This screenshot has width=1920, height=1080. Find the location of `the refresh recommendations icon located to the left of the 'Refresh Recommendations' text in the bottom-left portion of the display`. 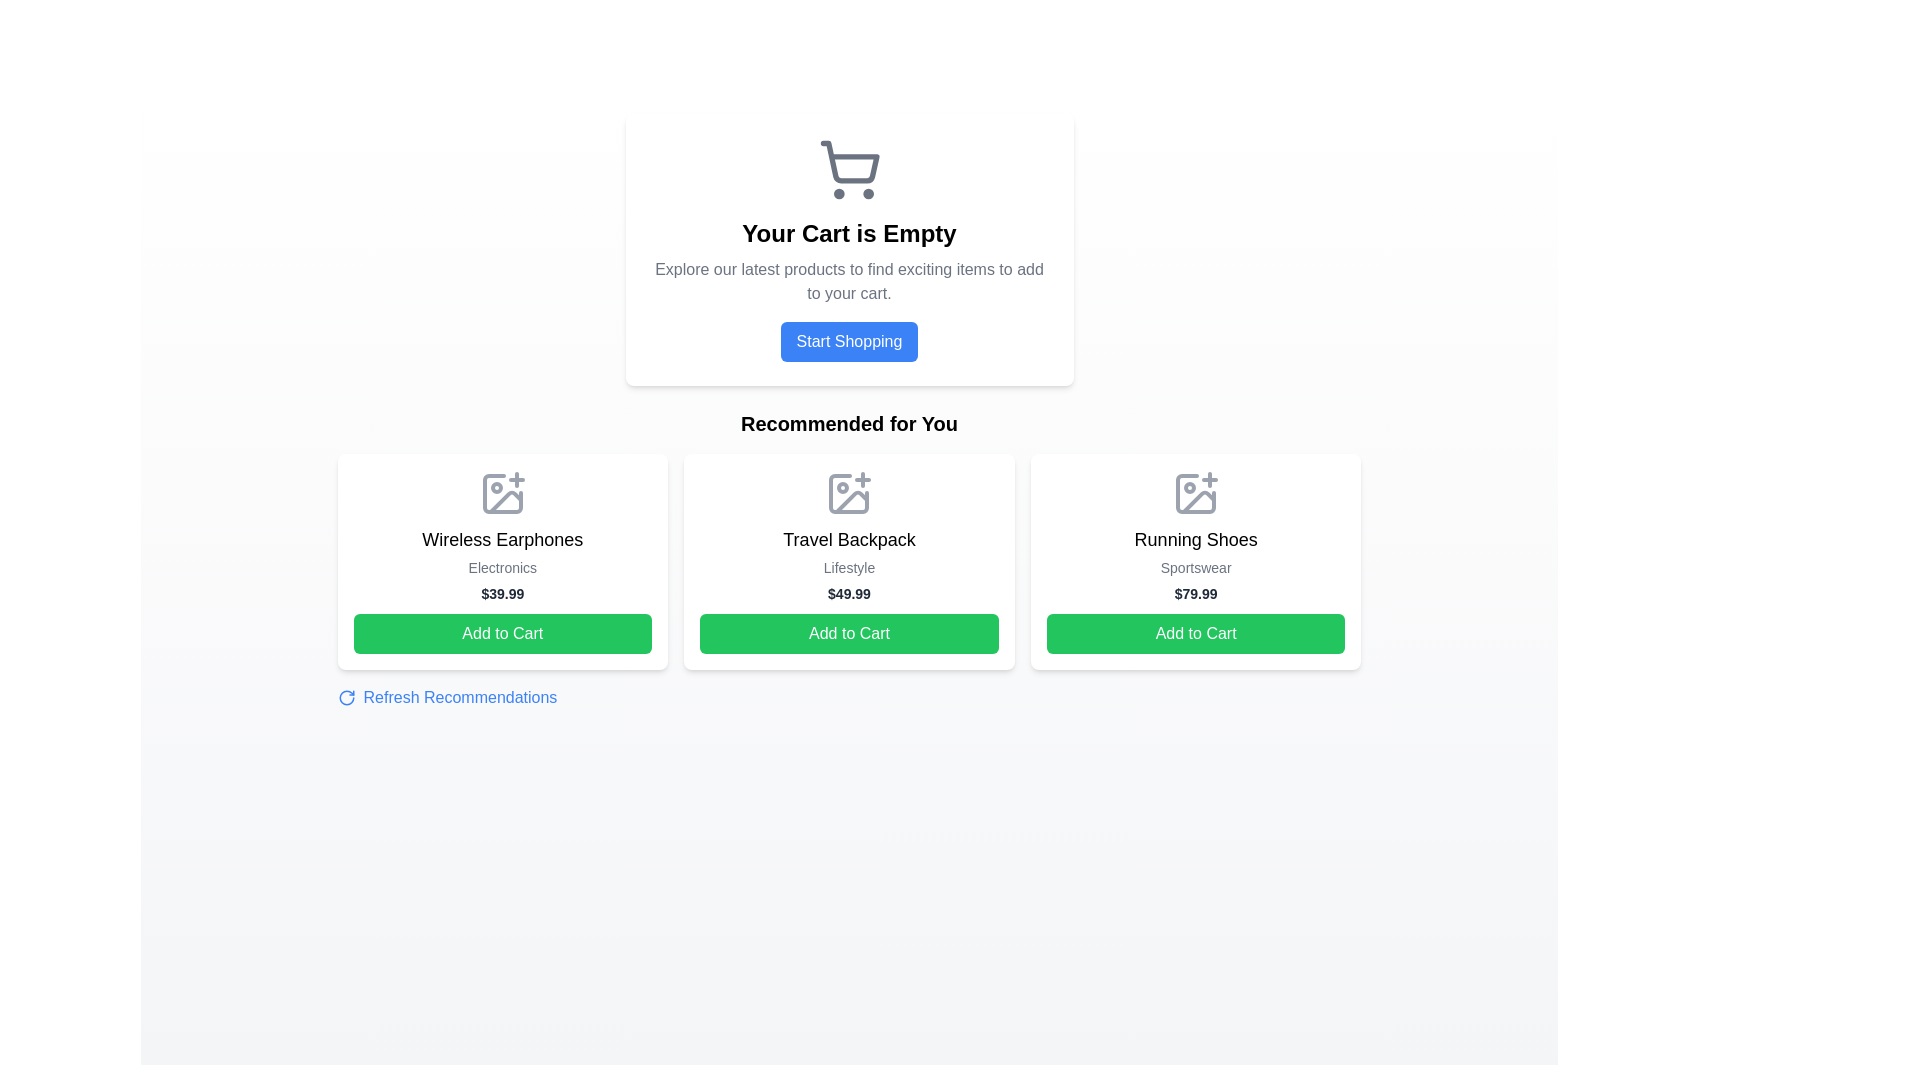

the refresh recommendations icon located to the left of the 'Refresh Recommendations' text in the bottom-left portion of the display is located at coordinates (346, 697).